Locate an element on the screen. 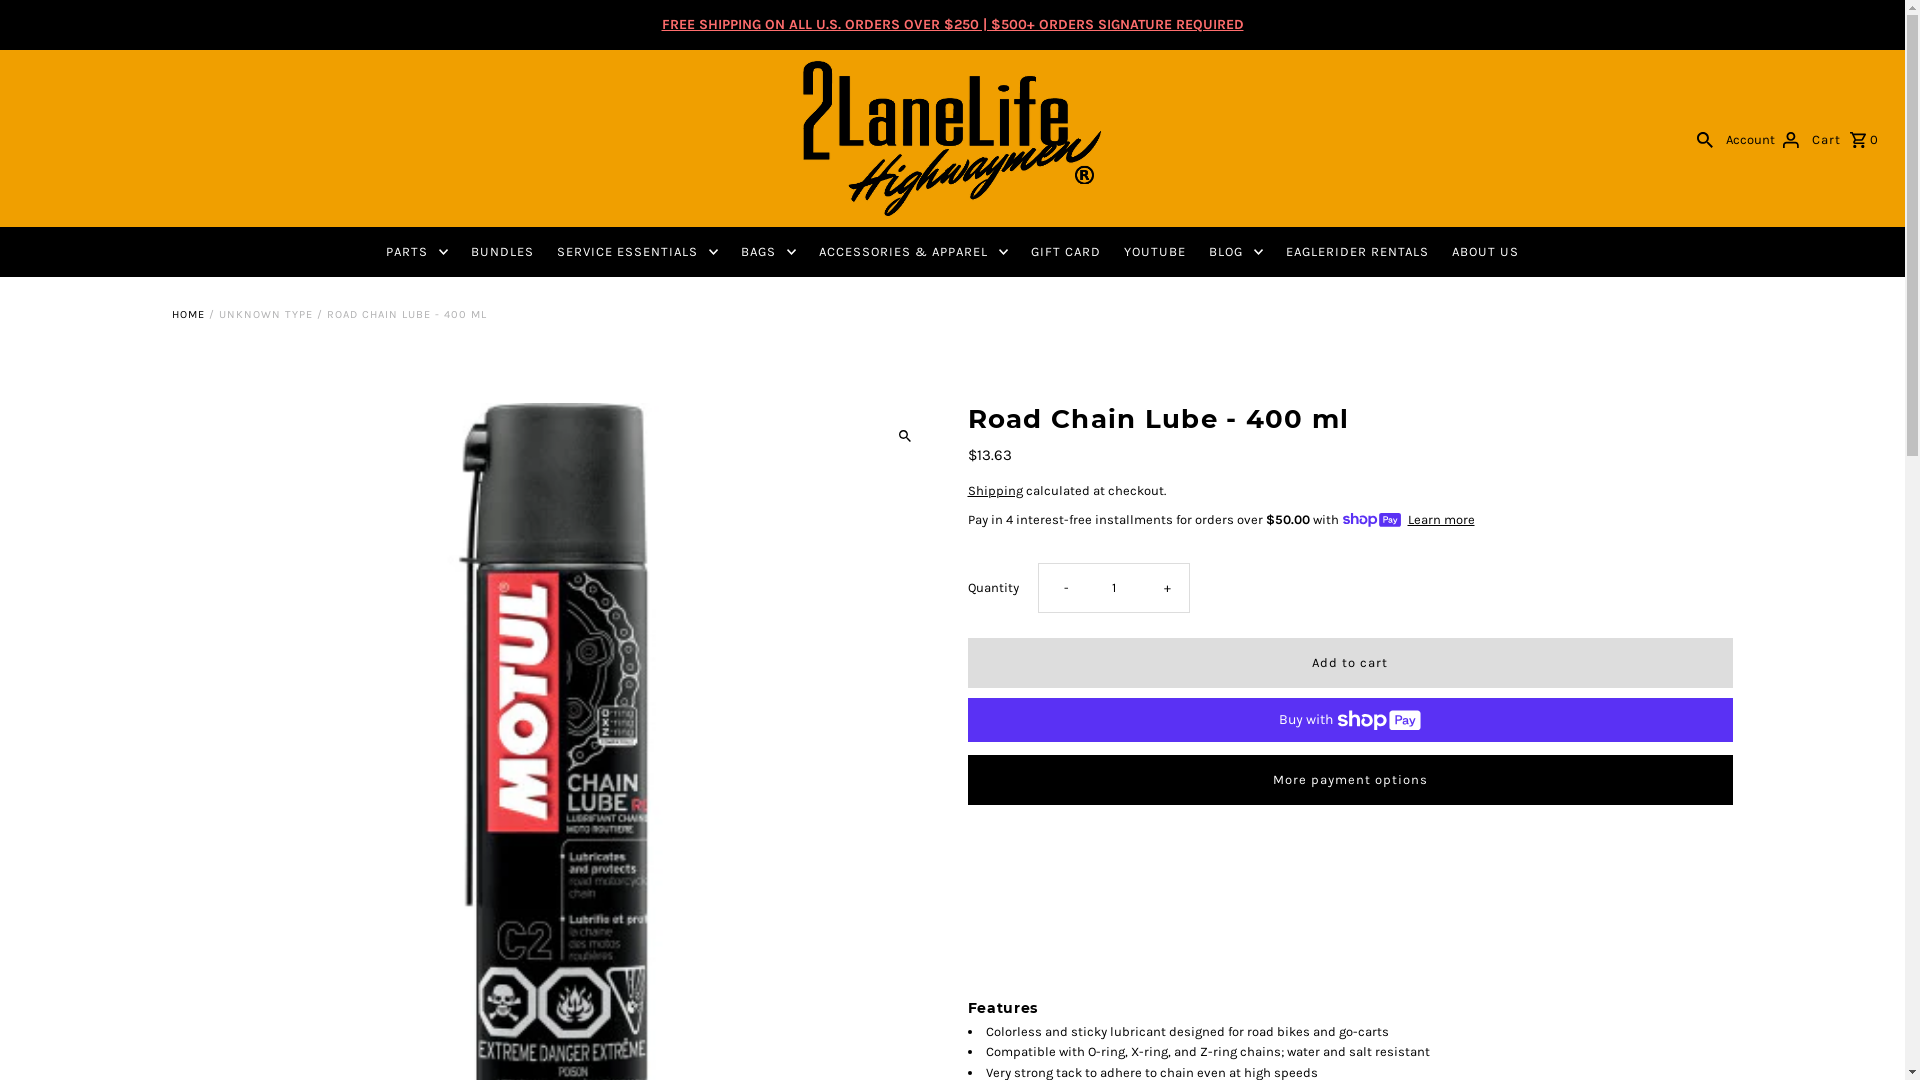 The width and height of the screenshot is (1920, 1080). 'GIFT CARD' is located at coordinates (1064, 250).